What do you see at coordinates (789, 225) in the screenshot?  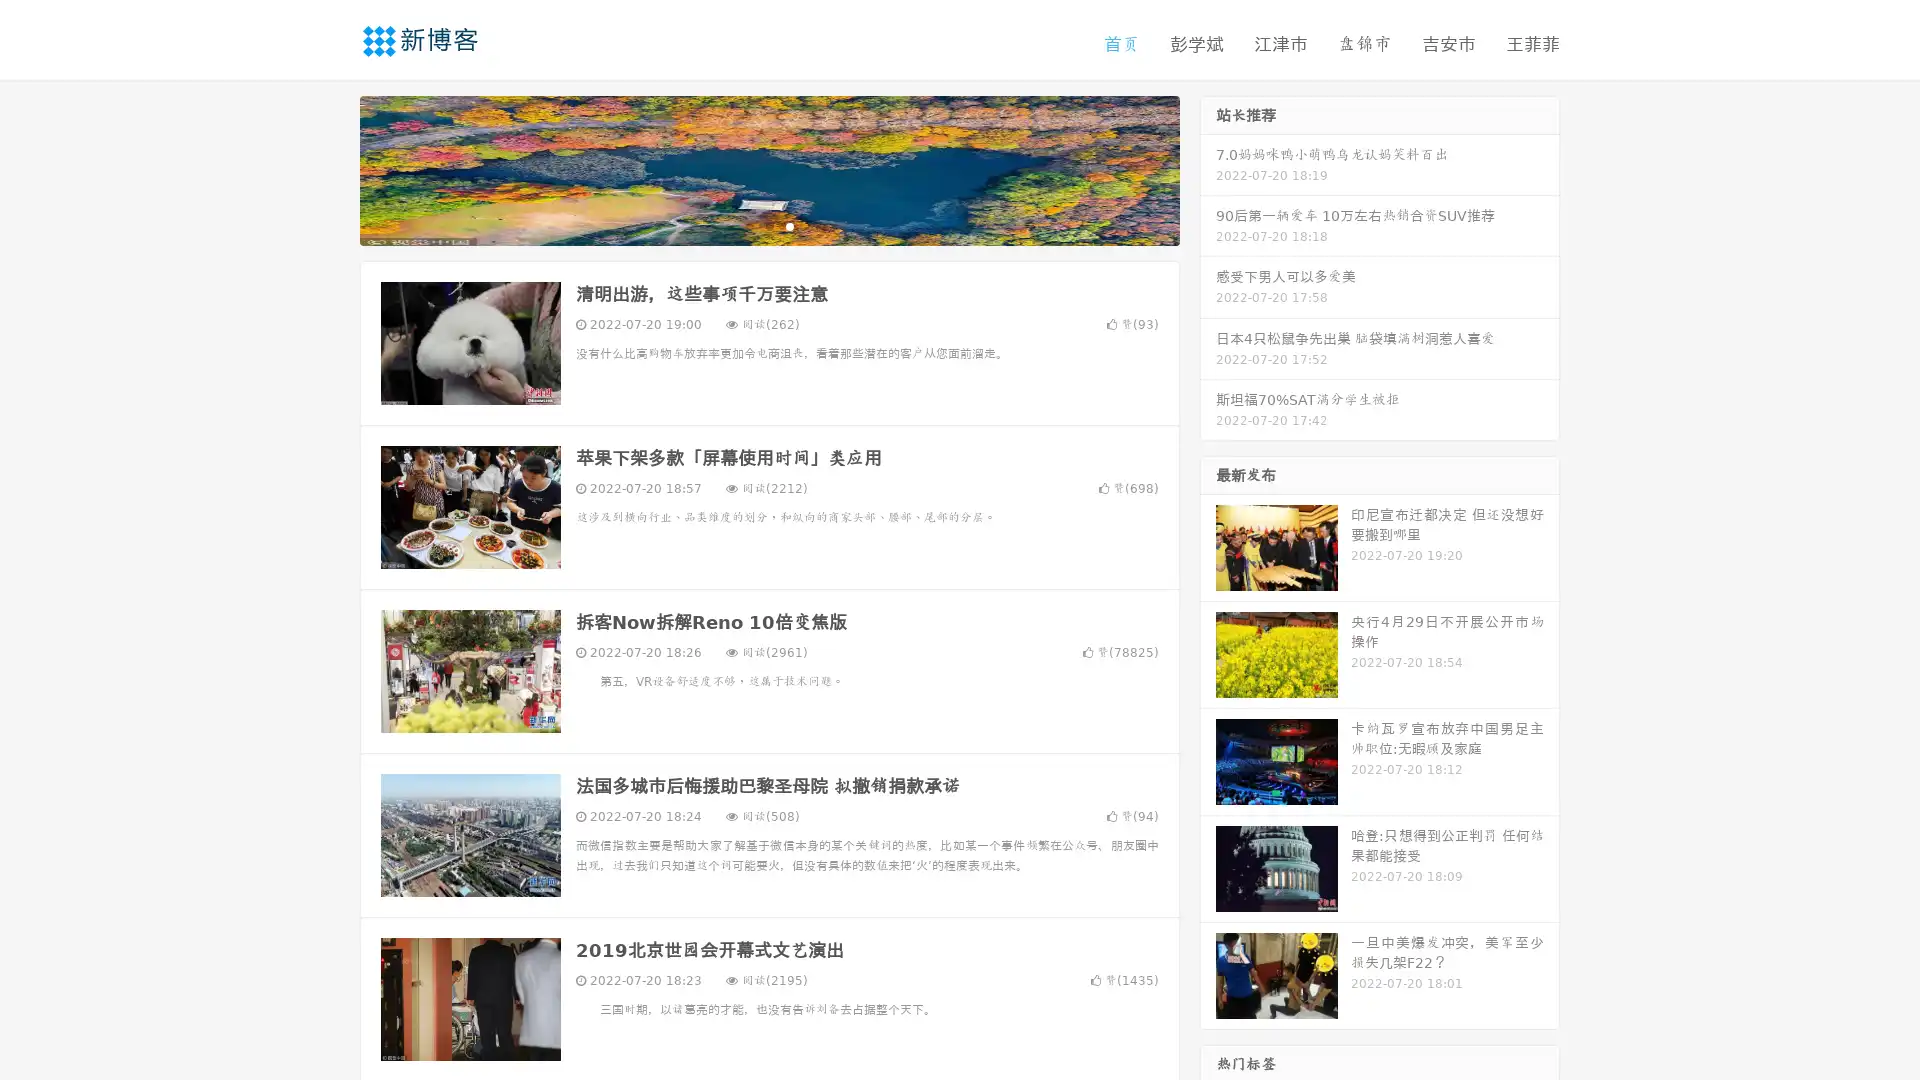 I see `Go to slide 3` at bounding box center [789, 225].